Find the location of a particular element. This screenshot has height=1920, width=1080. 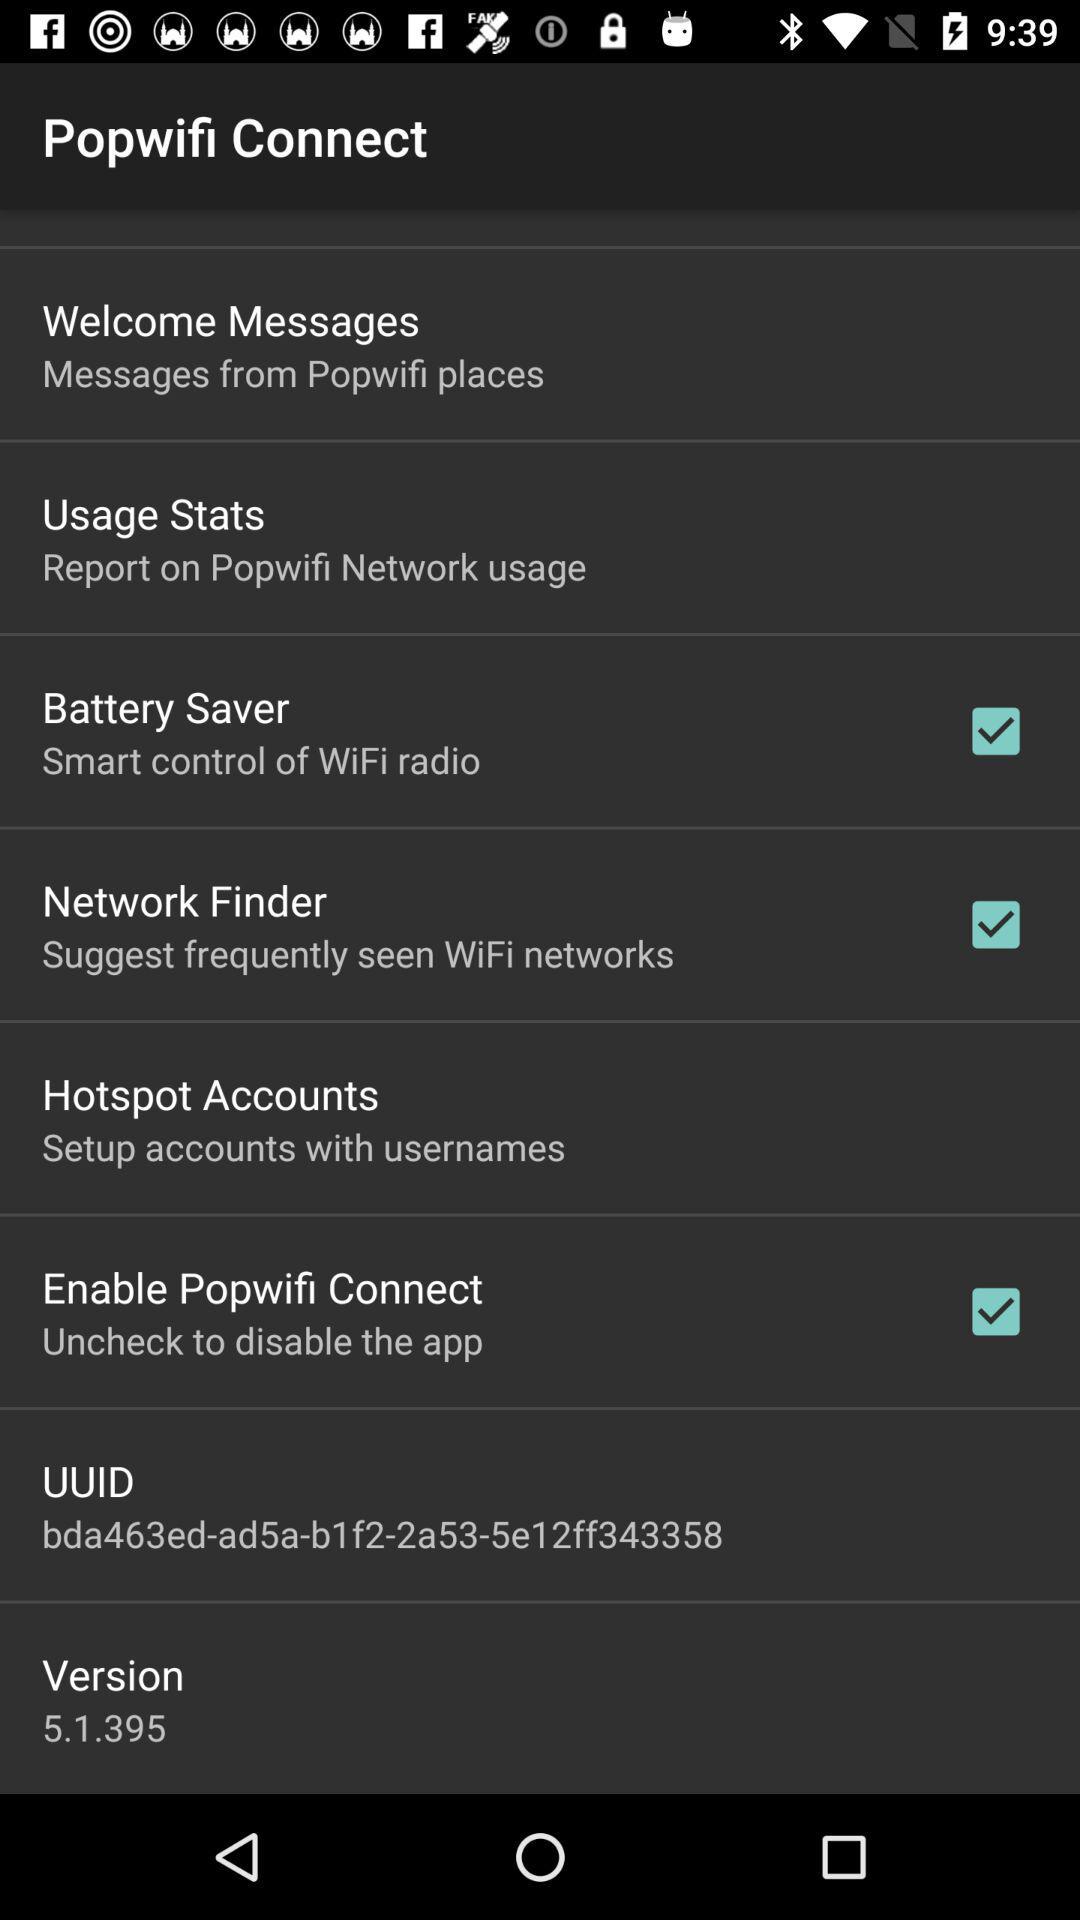

the item above network finder item is located at coordinates (260, 758).